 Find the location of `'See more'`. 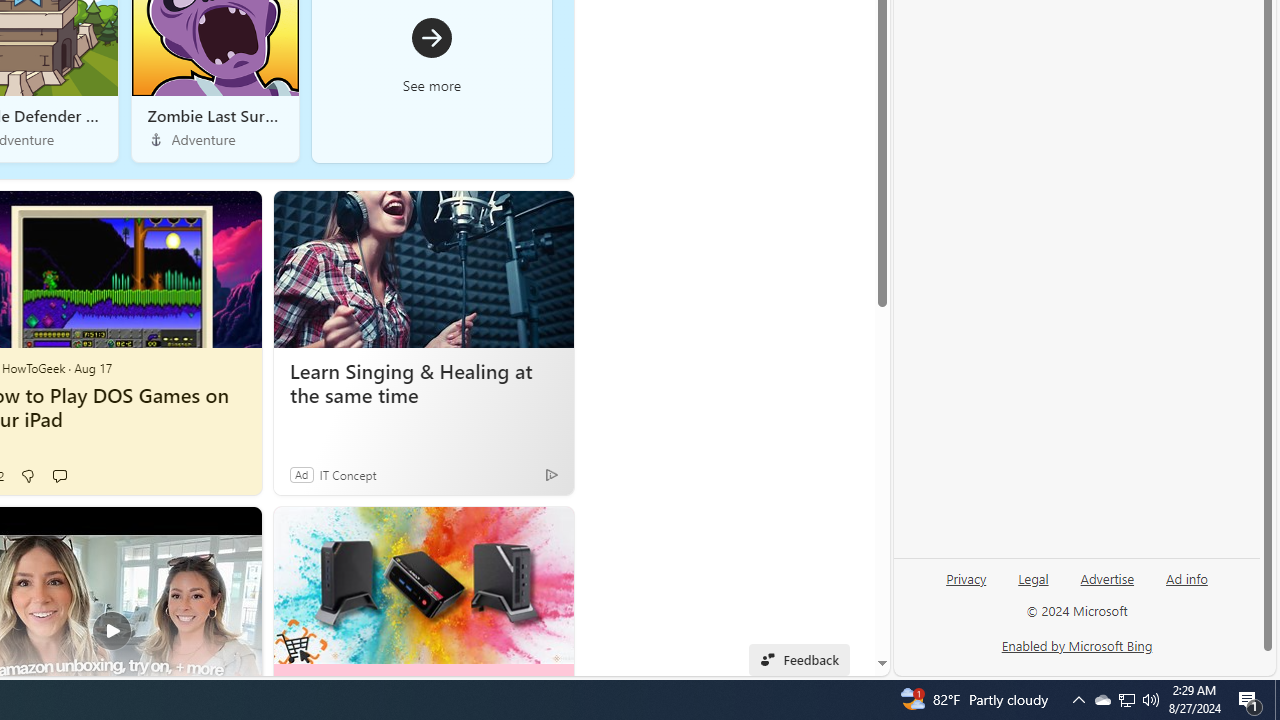

'See more' is located at coordinates (431, 53).